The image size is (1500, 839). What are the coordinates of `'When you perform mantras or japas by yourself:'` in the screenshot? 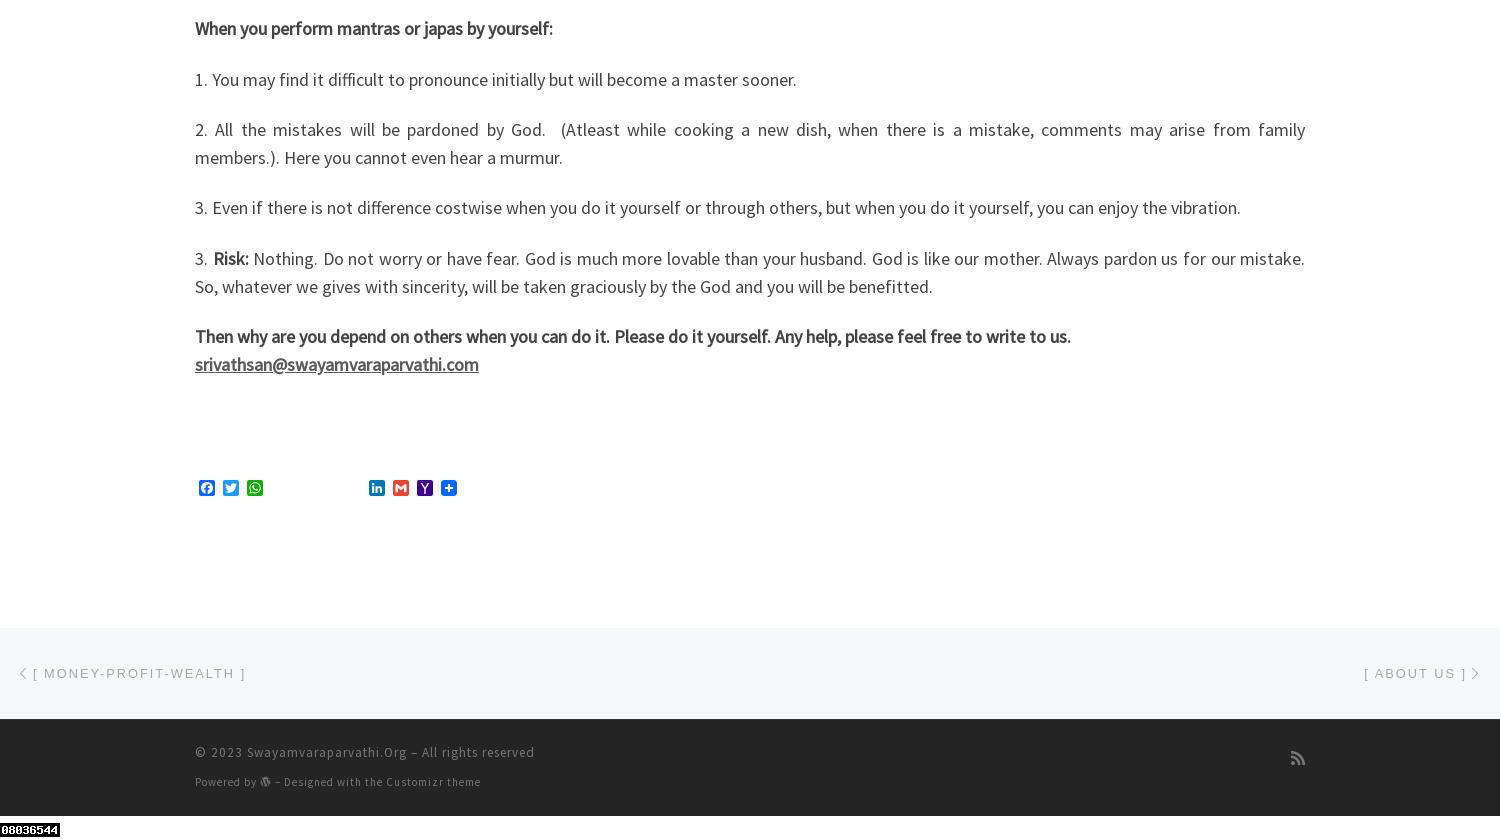 It's located at (372, 28).